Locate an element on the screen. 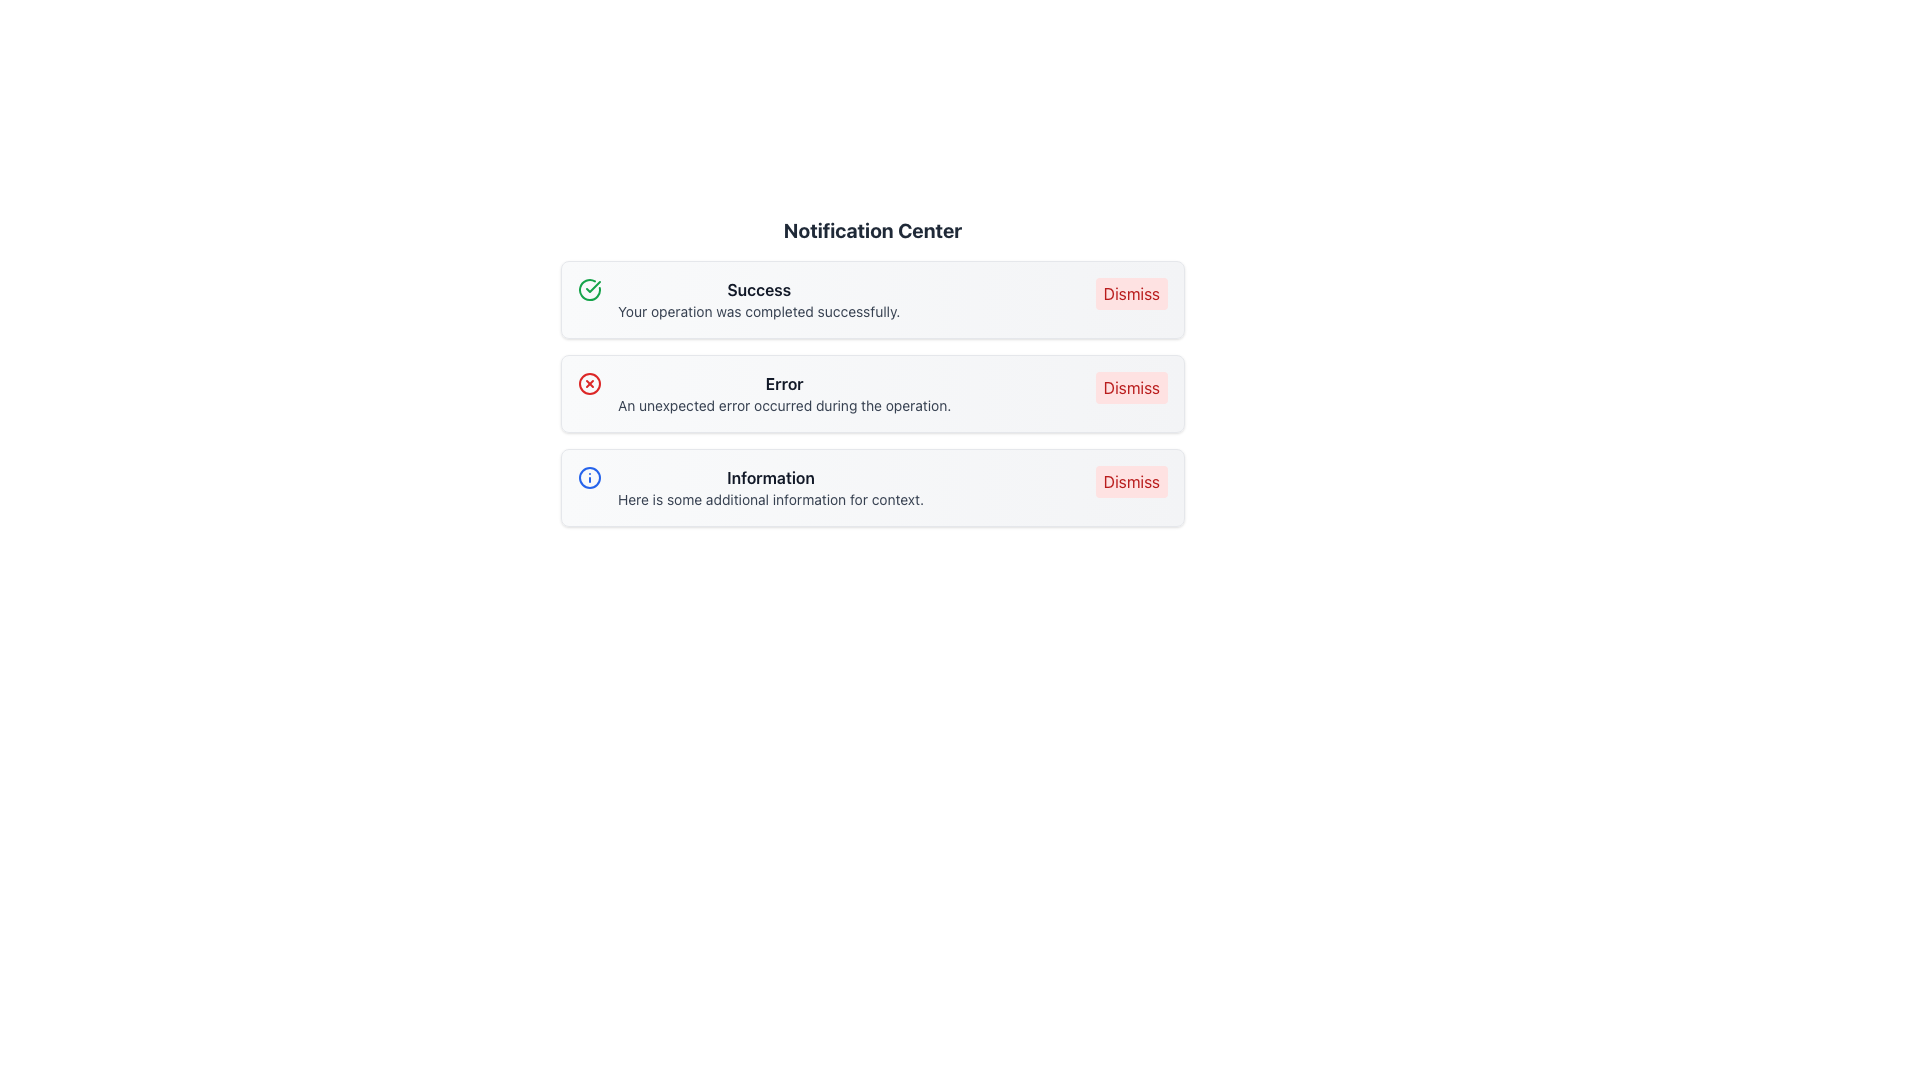 This screenshot has width=1920, height=1080. the Notification panel that has a gradient background, contains an 'Information' title, a brief description, and a 'Dismiss' button is located at coordinates (873, 488).